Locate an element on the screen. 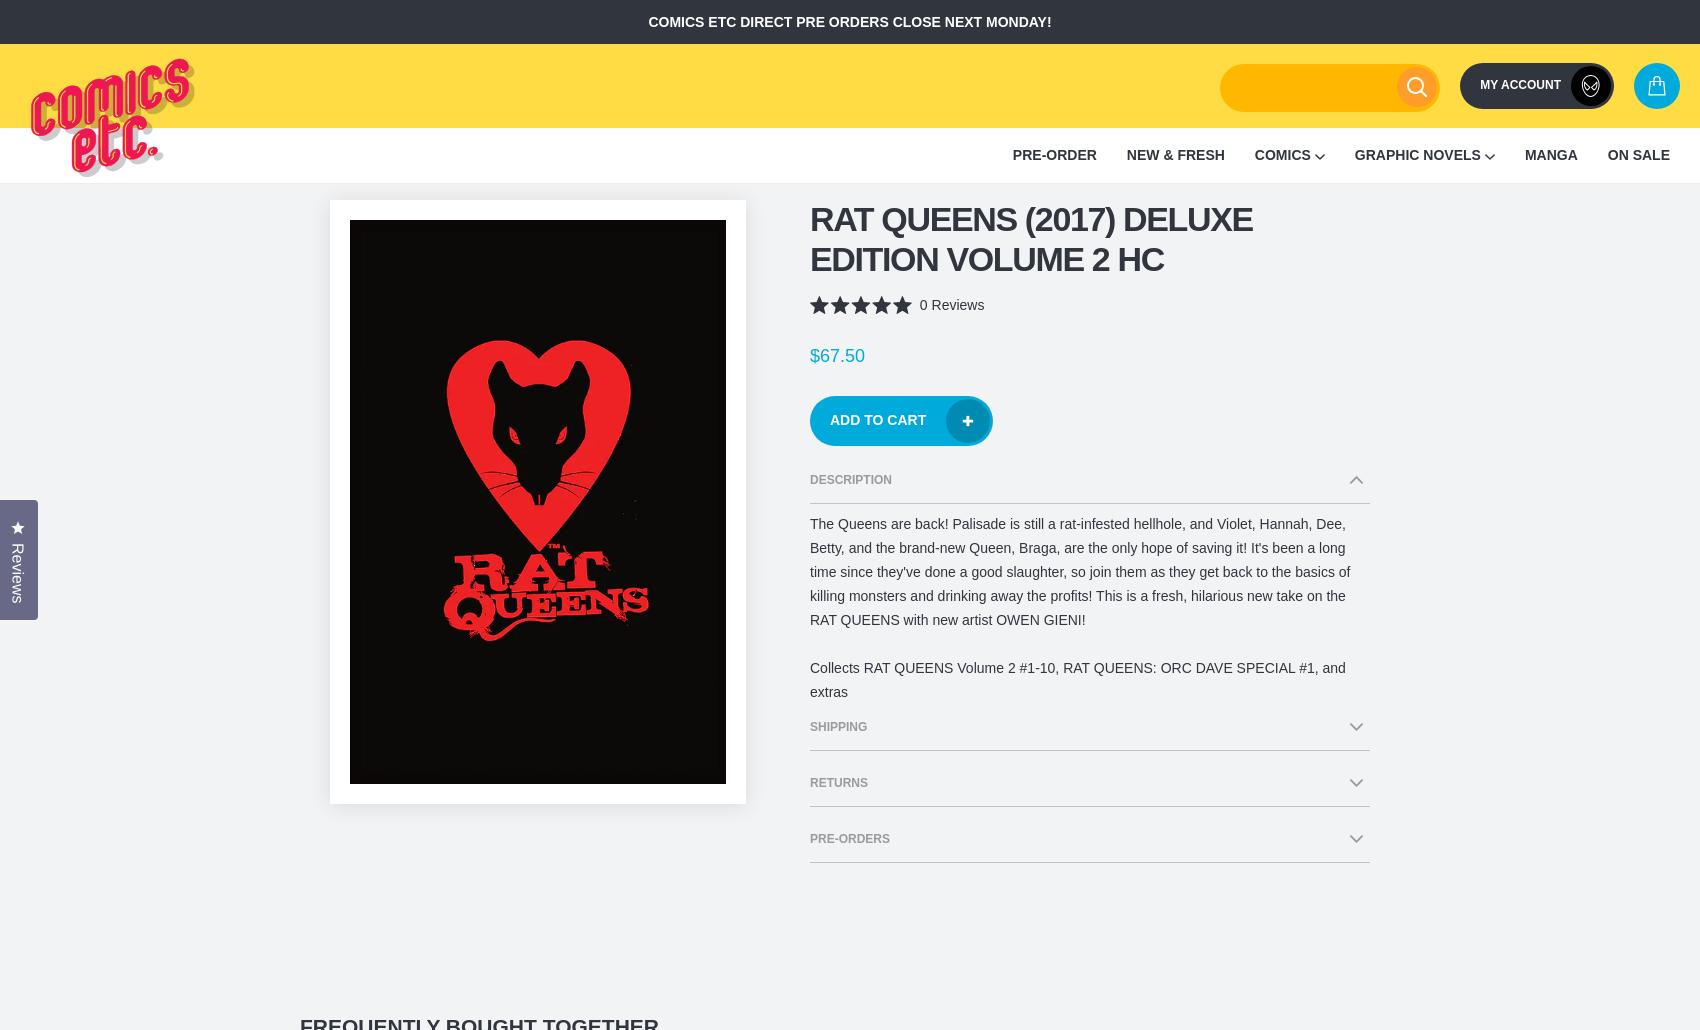 This screenshot has width=1700, height=1030. 'The Queens are back! Palisade is still a rat-infested hellhole, and Violet, Hannah, Dee, Betty, and the brand-new Queen, Braga, are the only hope of saving it! It's been a long time since they've done a good slaughter, so join them as they get back to the basics of killing monsters and drinking away the profits! This is a fresh, hilarious new take on the RAT QUEENS with new artist OWEN GIENI!' is located at coordinates (1080, 571).